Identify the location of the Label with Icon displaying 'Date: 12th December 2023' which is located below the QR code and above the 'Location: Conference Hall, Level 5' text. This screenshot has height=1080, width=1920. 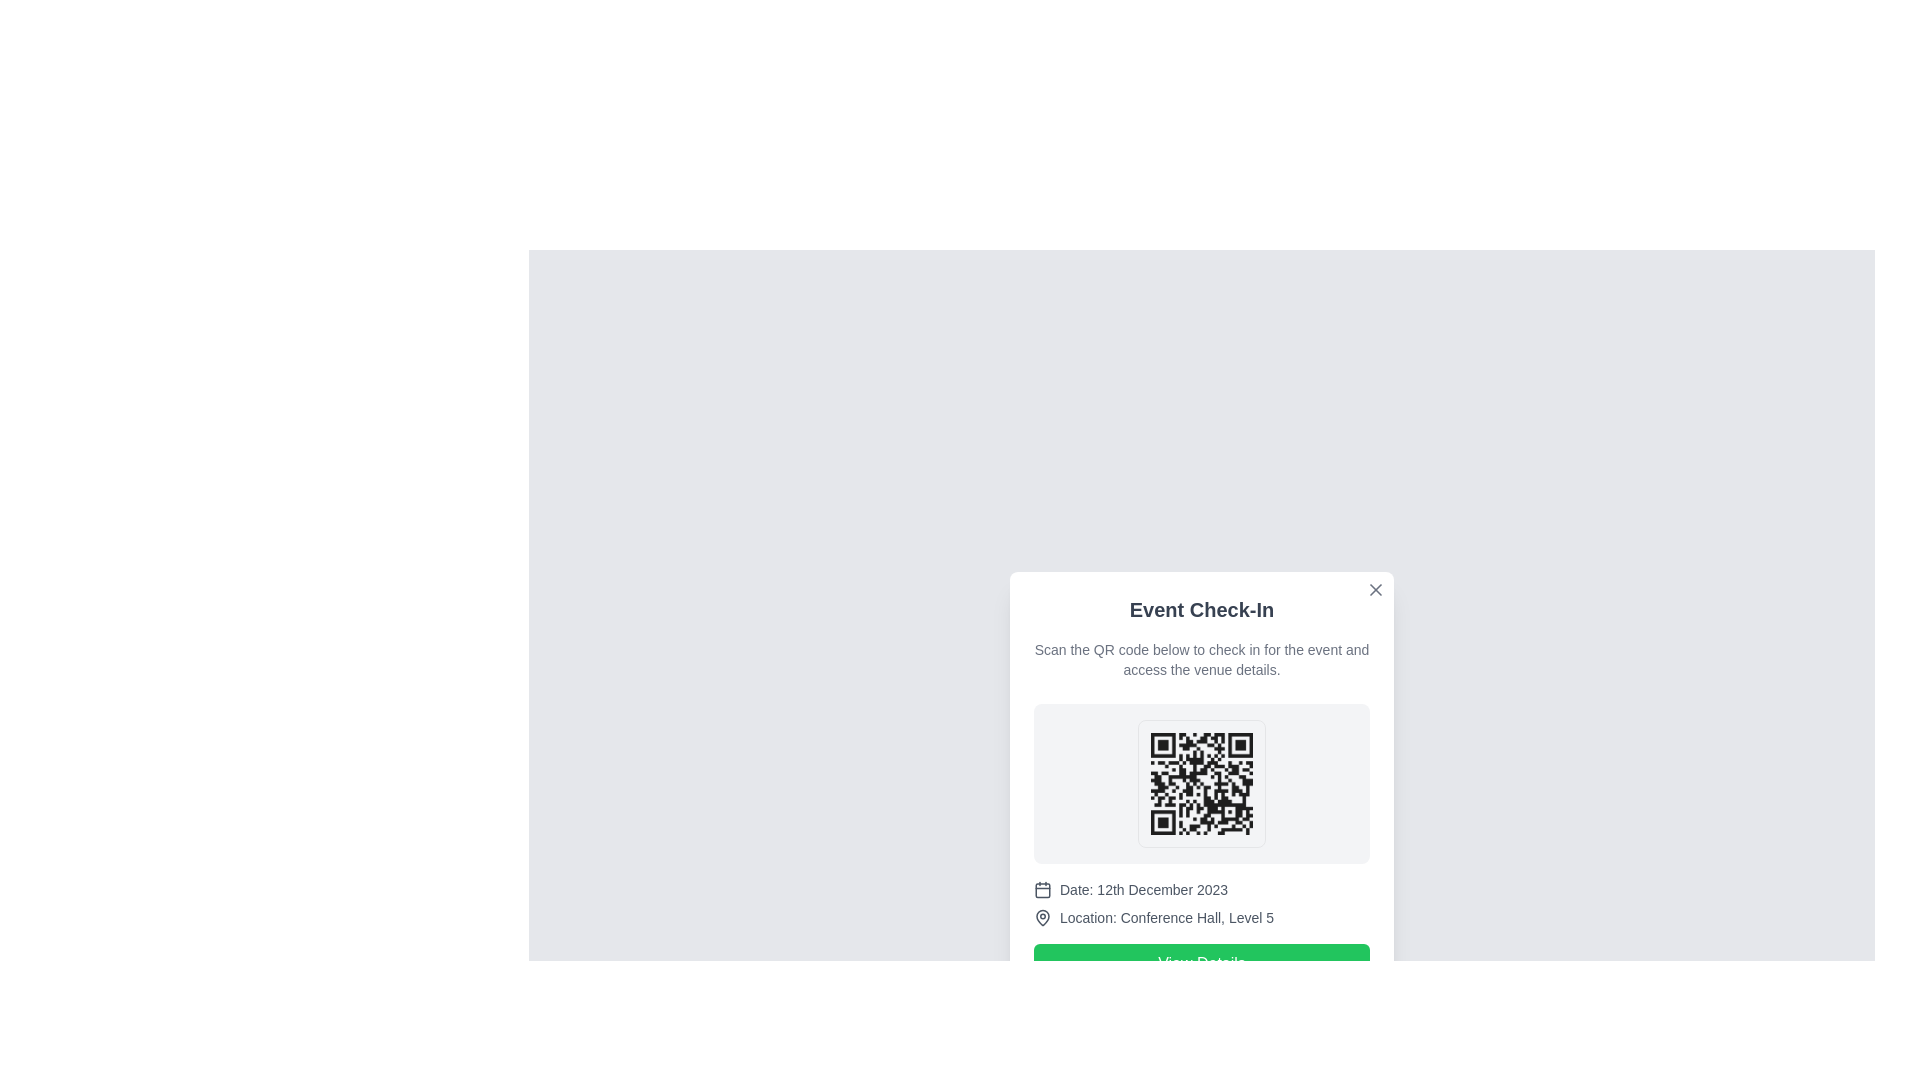
(1200, 889).